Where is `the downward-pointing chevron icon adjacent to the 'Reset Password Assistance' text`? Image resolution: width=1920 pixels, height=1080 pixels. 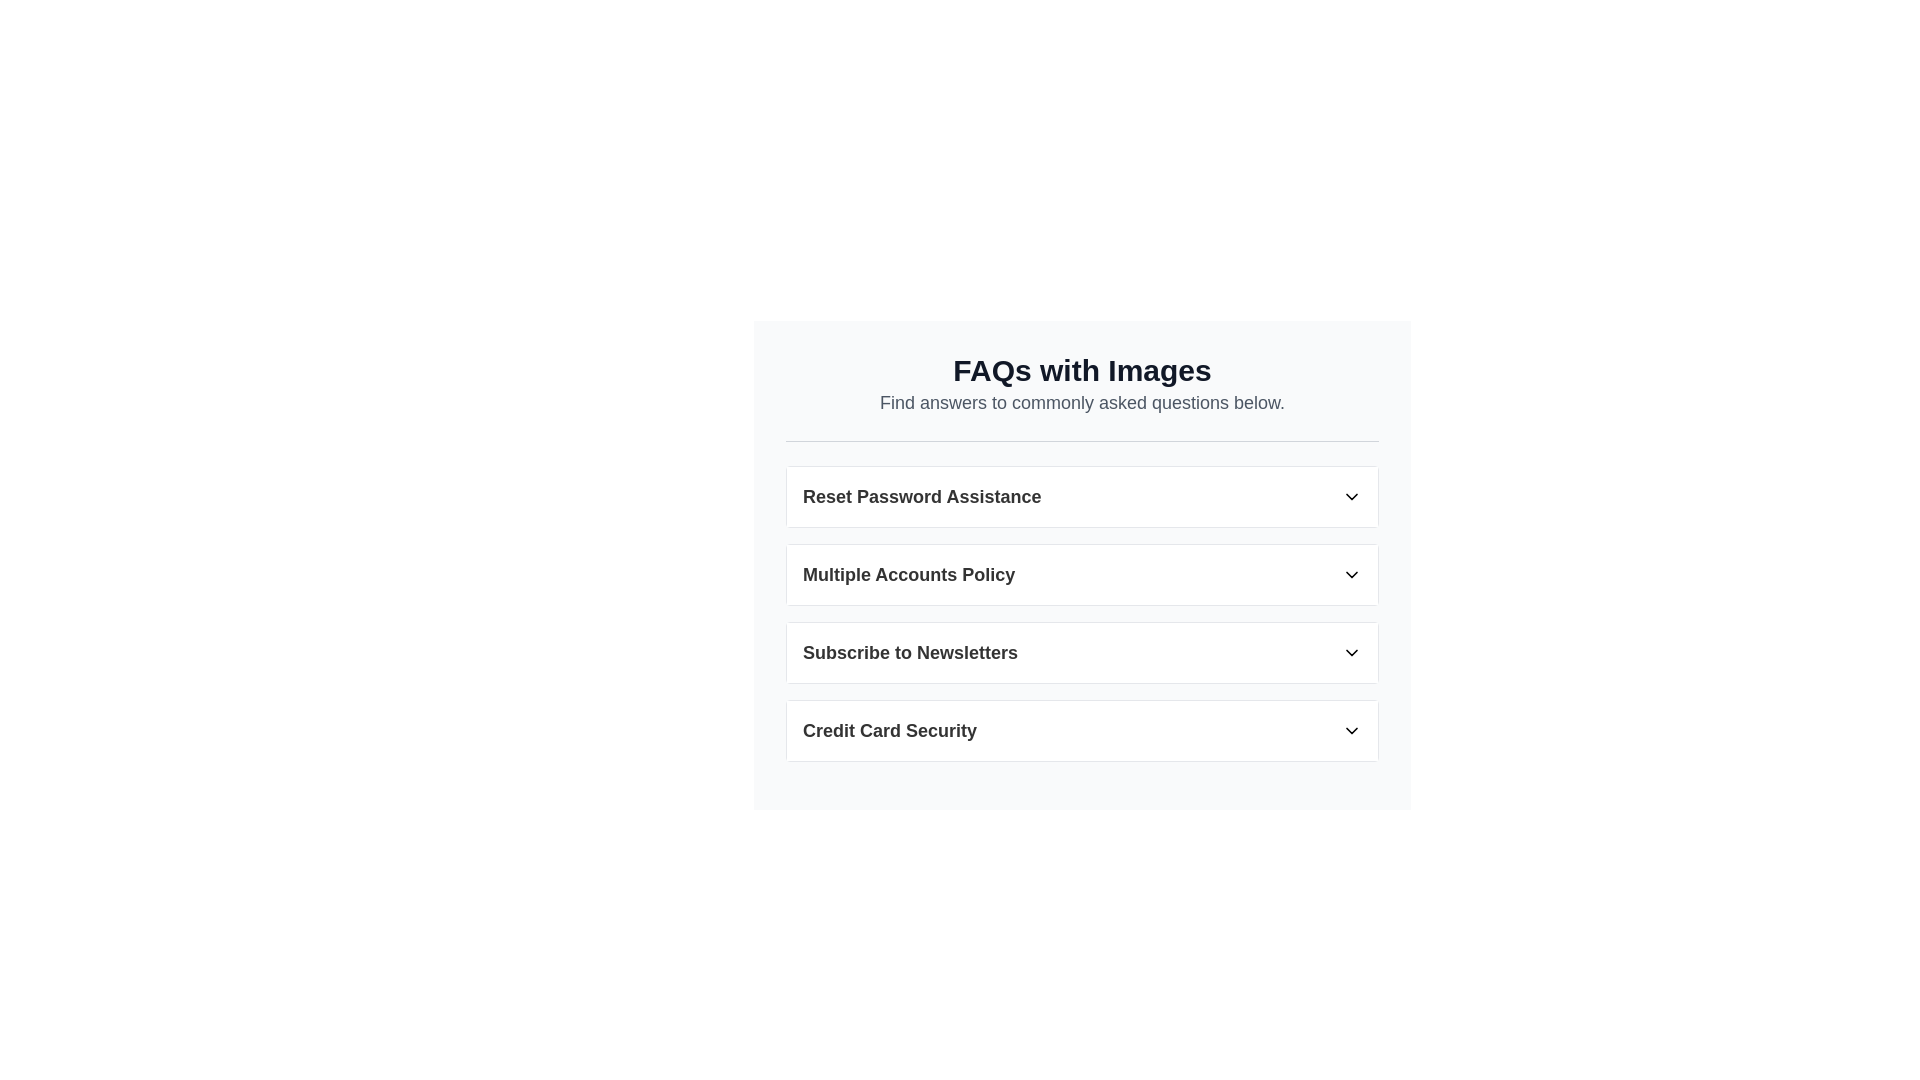
the downward-pointing chevron icon adjacent to the 'Reset Password Assistance' text is located at coordinates (1352, 496).